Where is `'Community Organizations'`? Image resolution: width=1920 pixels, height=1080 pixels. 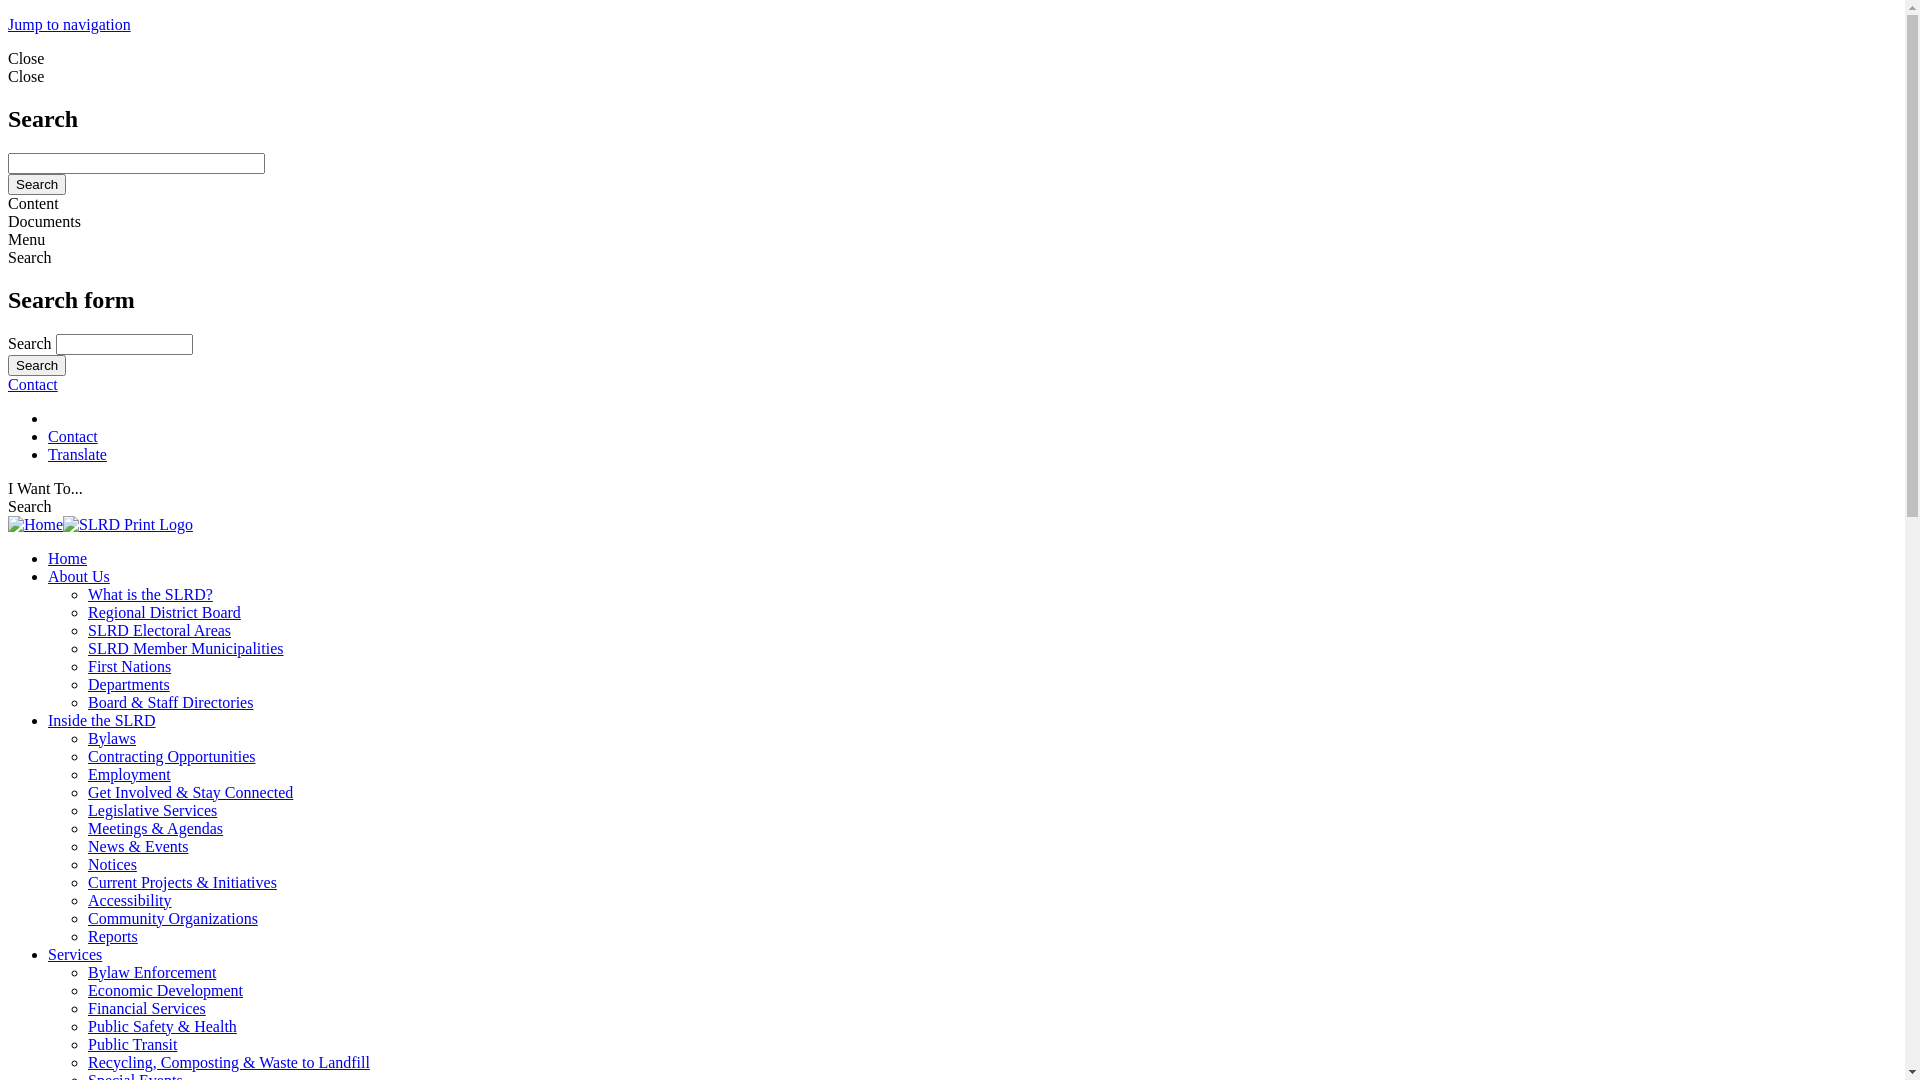
'Community Organizations' is located at coordinates (172, 918).